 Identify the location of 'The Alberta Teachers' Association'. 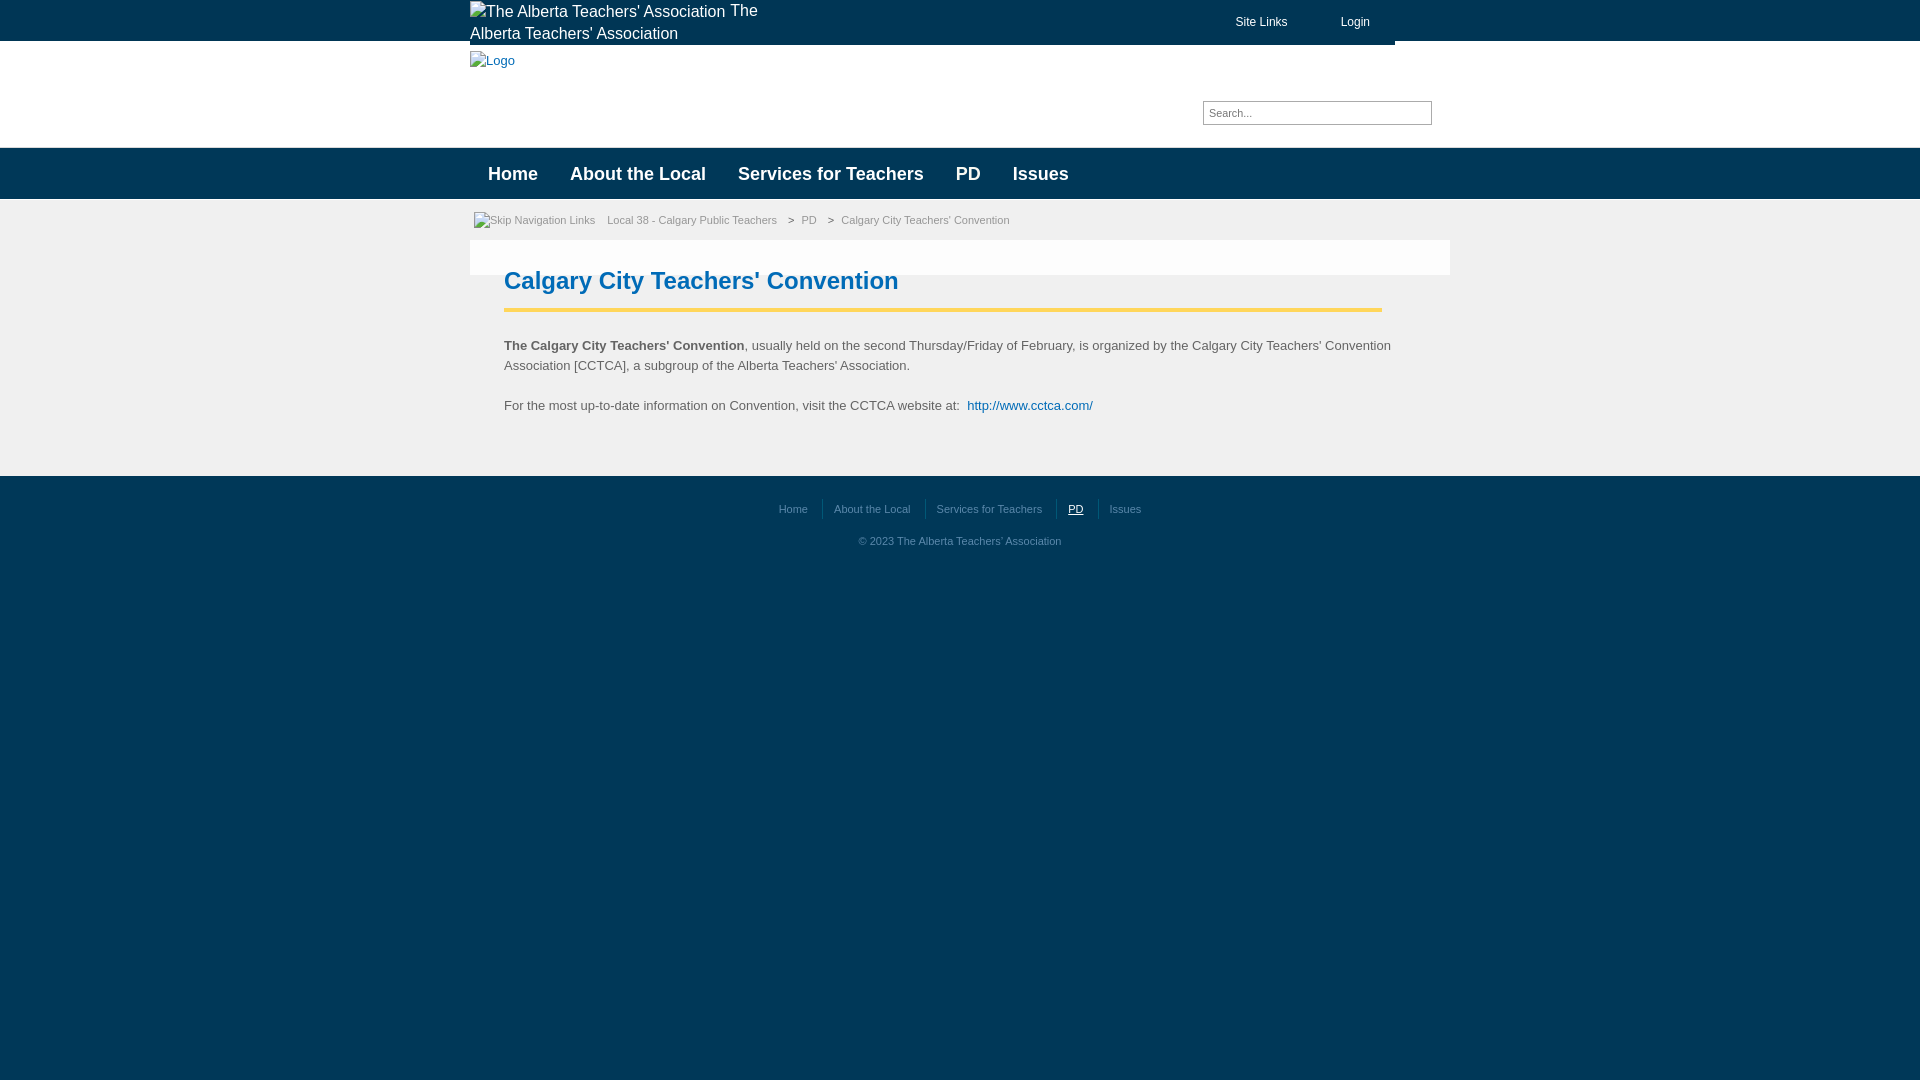
(626, 22).